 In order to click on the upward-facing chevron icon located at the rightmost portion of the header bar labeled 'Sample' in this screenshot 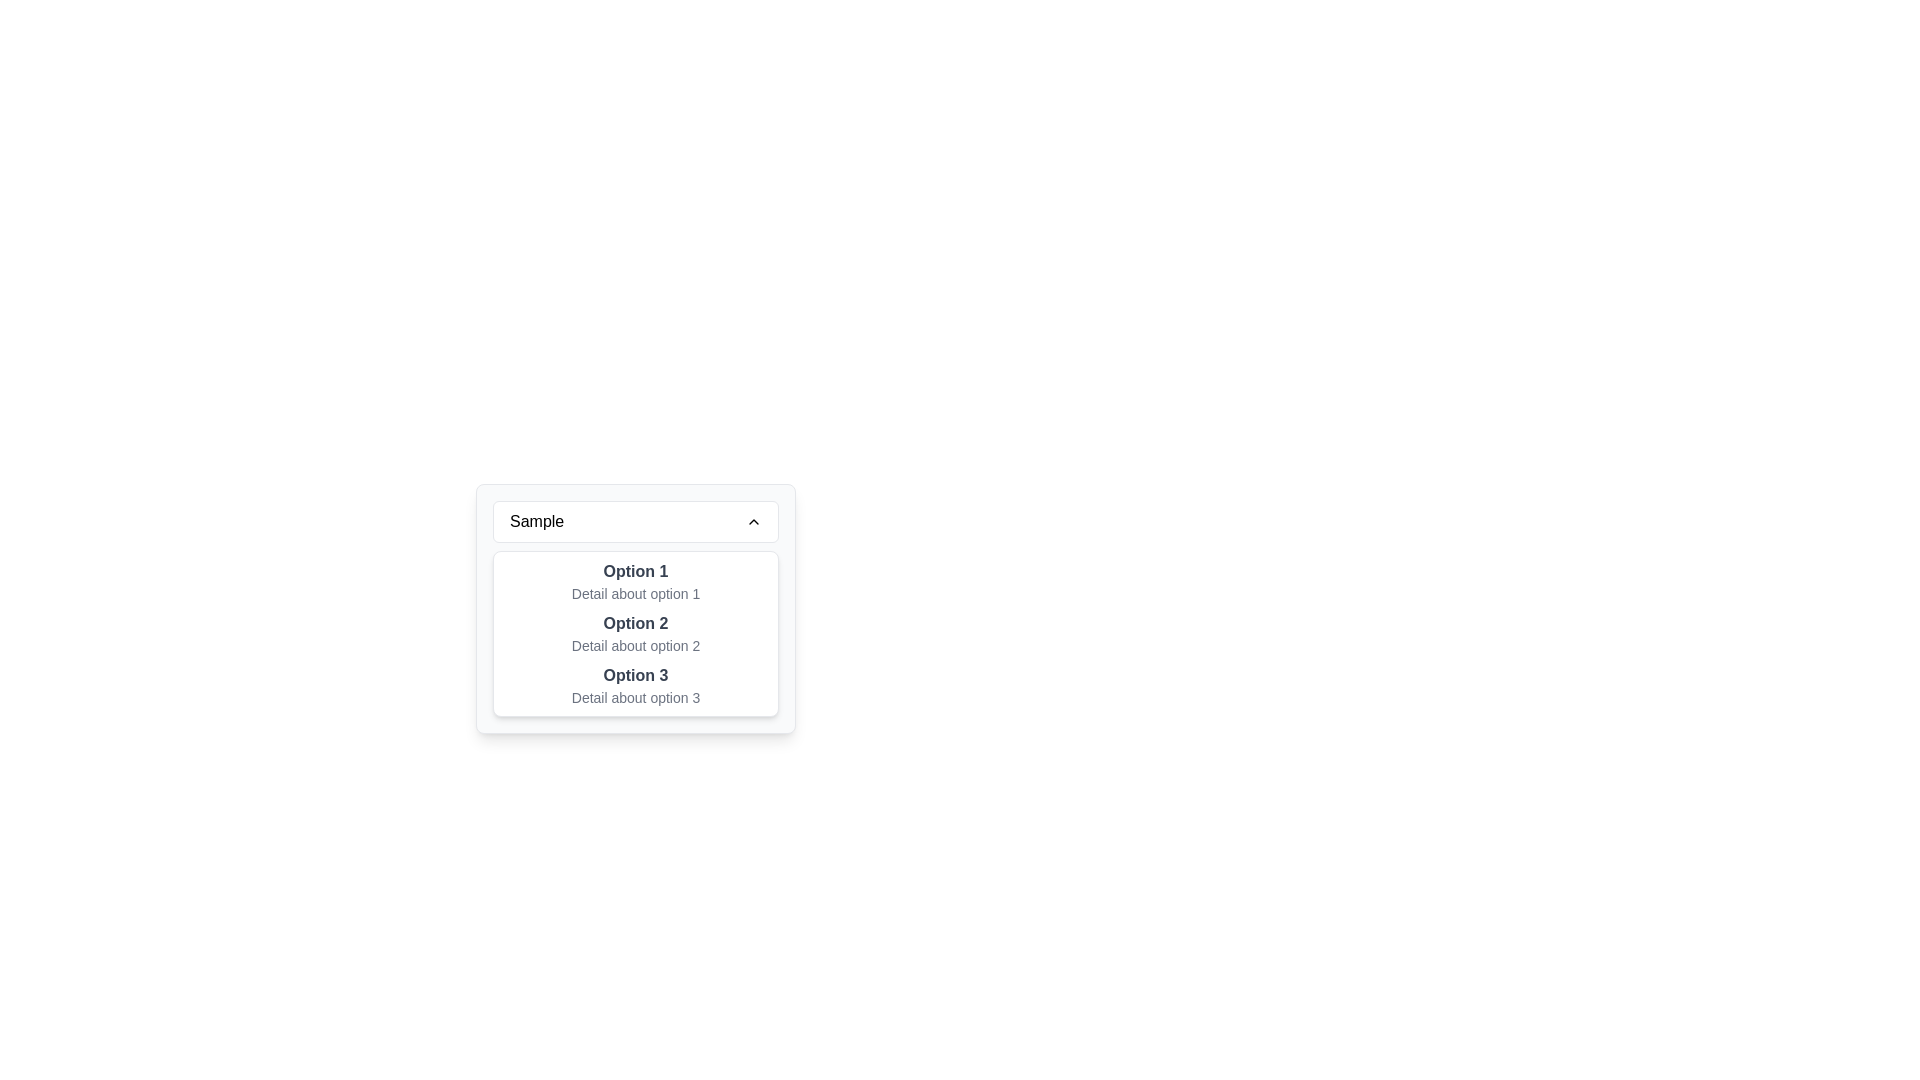, I will do `click(752, 520)`.